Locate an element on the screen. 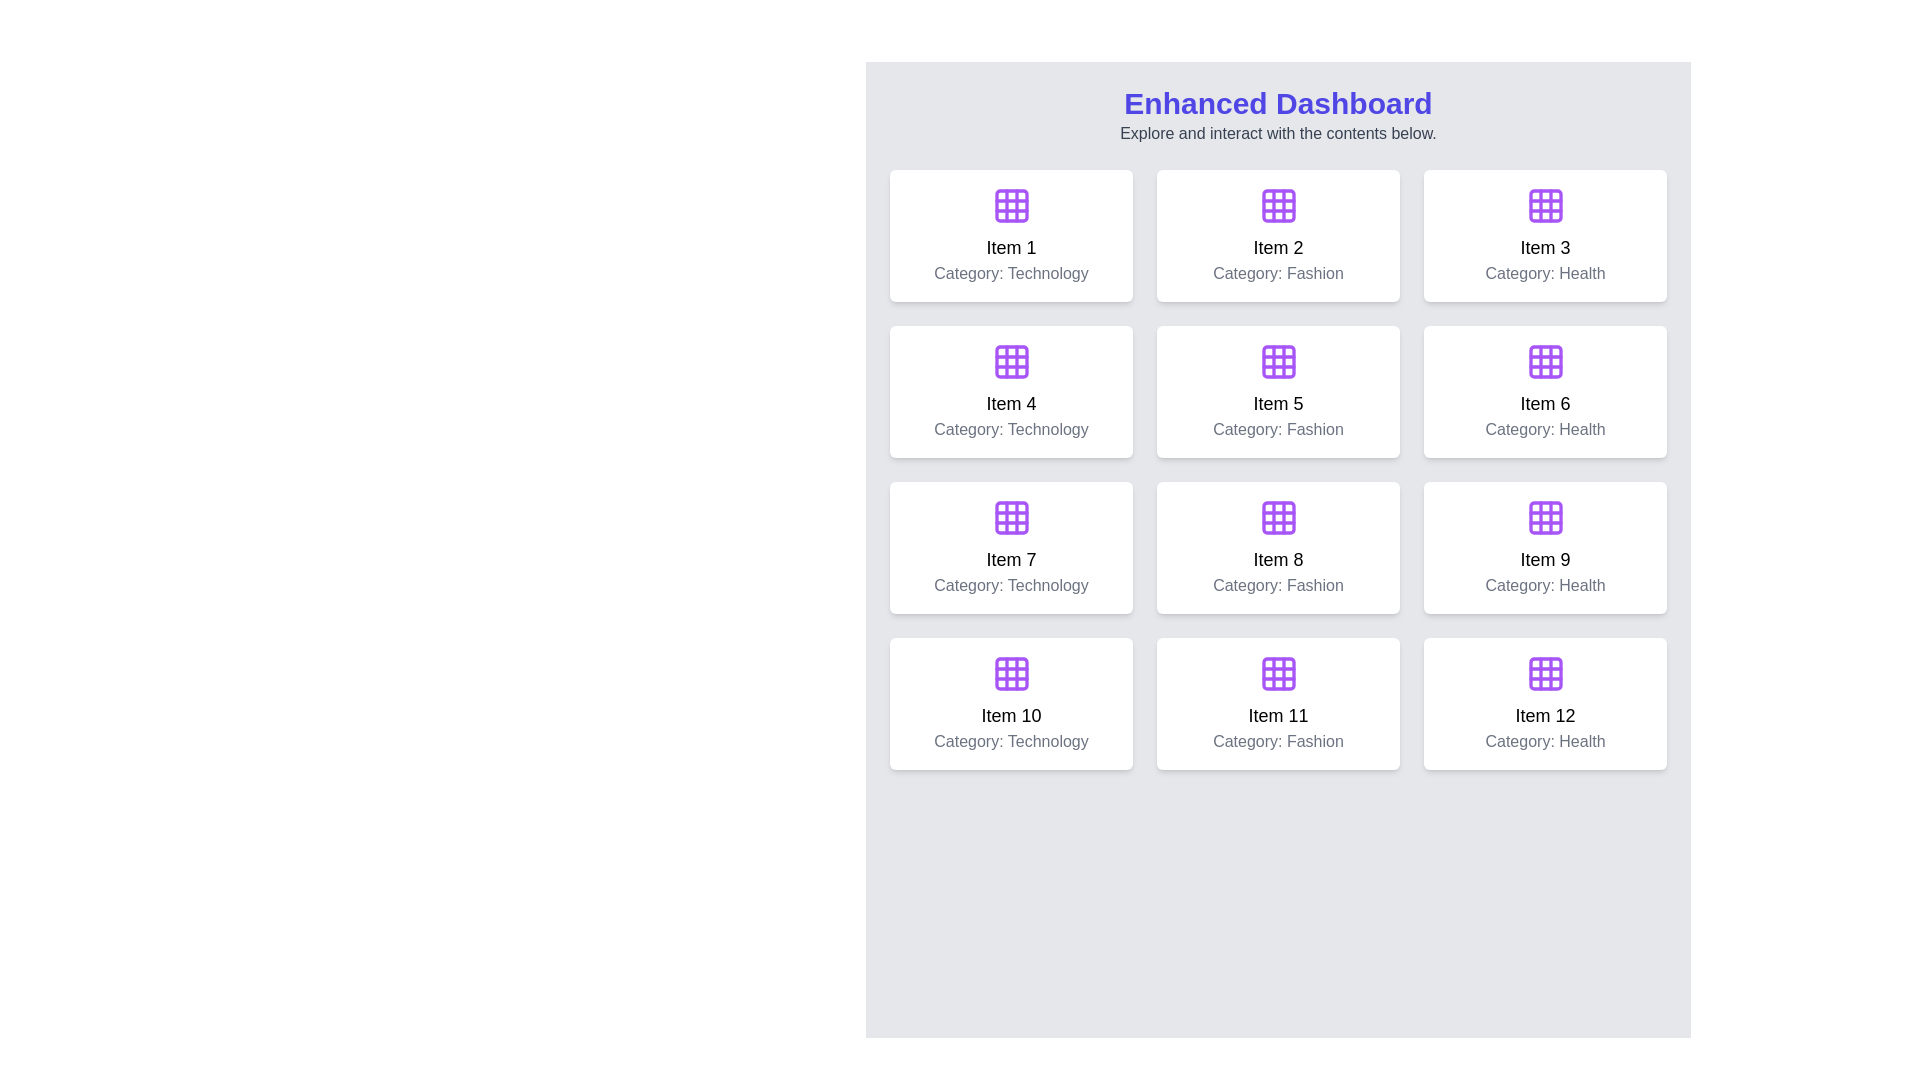 The image size is (1920, 1080). the text label displaying 'Item 9.' which is part of the ninth card in a grid layout, located in the third column of the third row, above the 'Category: Health' text is located at coordinates (1544, 559).